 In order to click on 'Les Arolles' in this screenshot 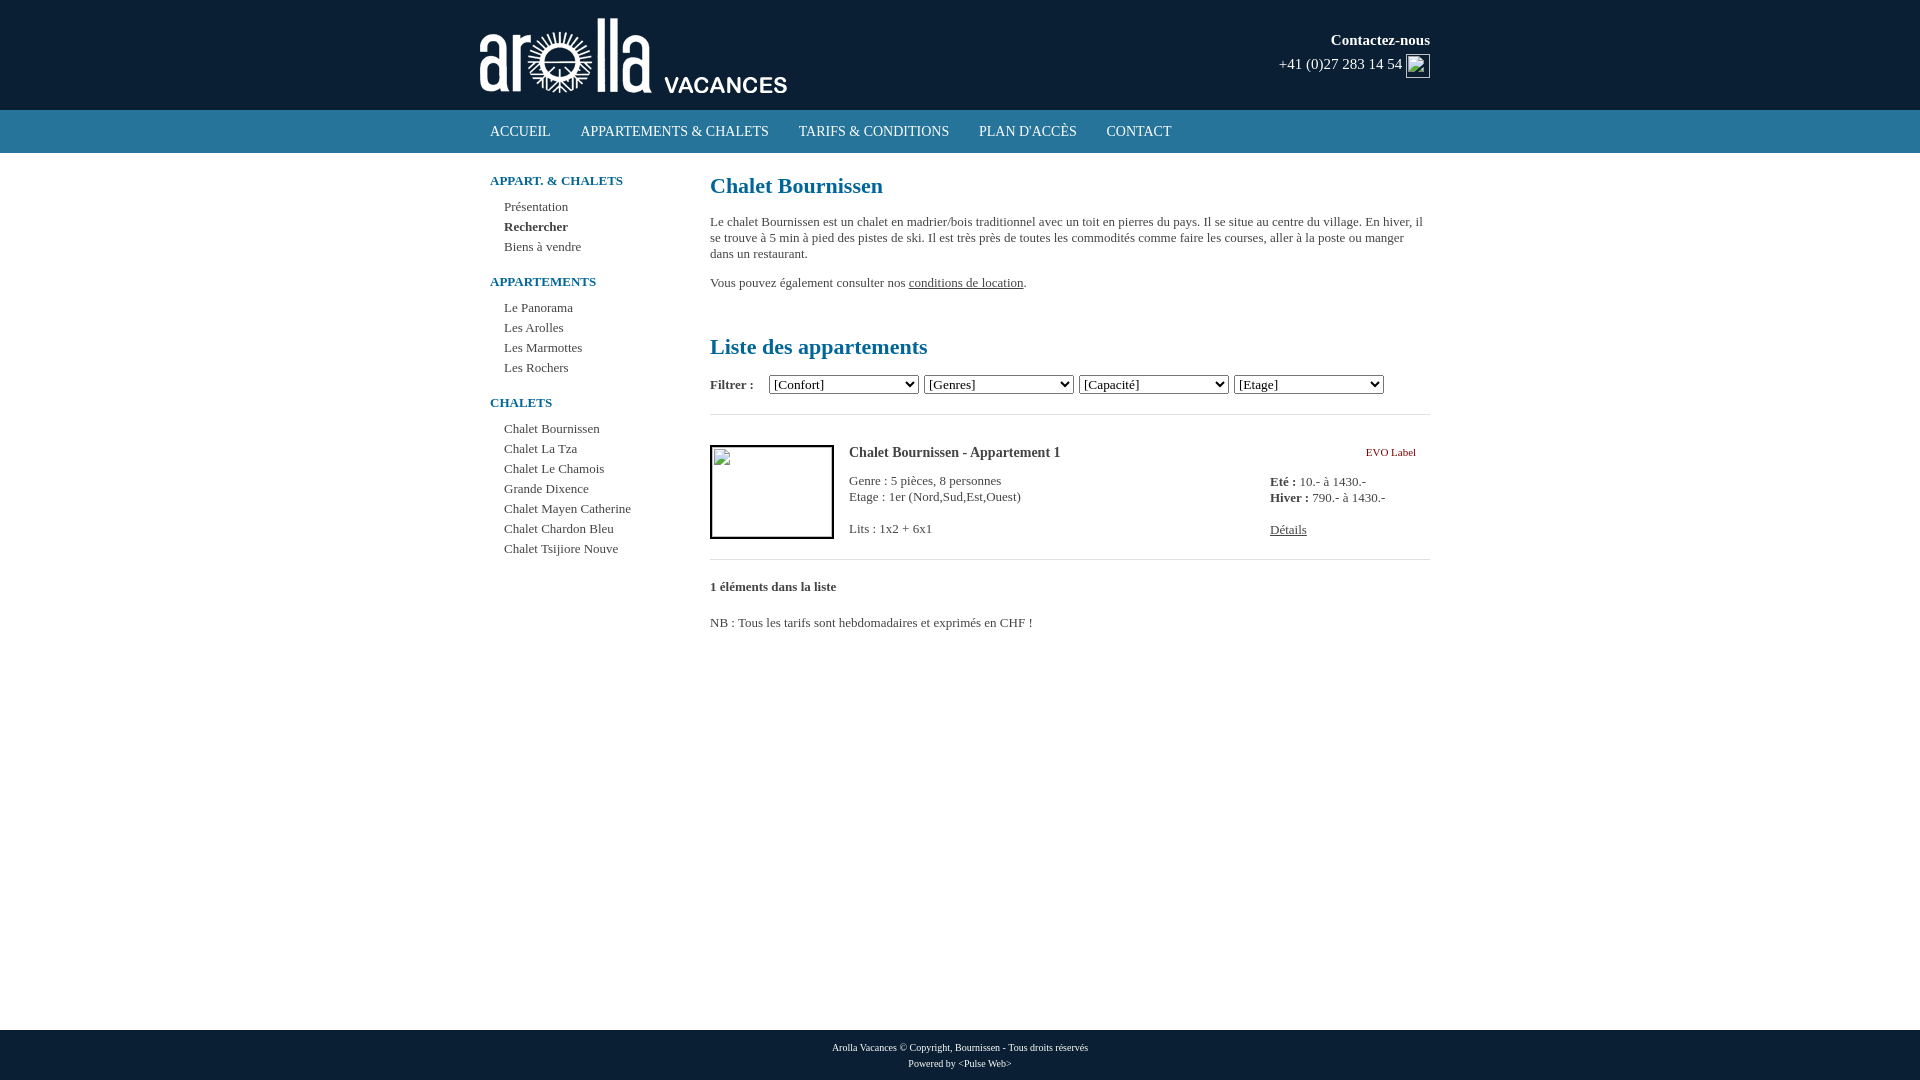, I will do `click(504, 326)`.